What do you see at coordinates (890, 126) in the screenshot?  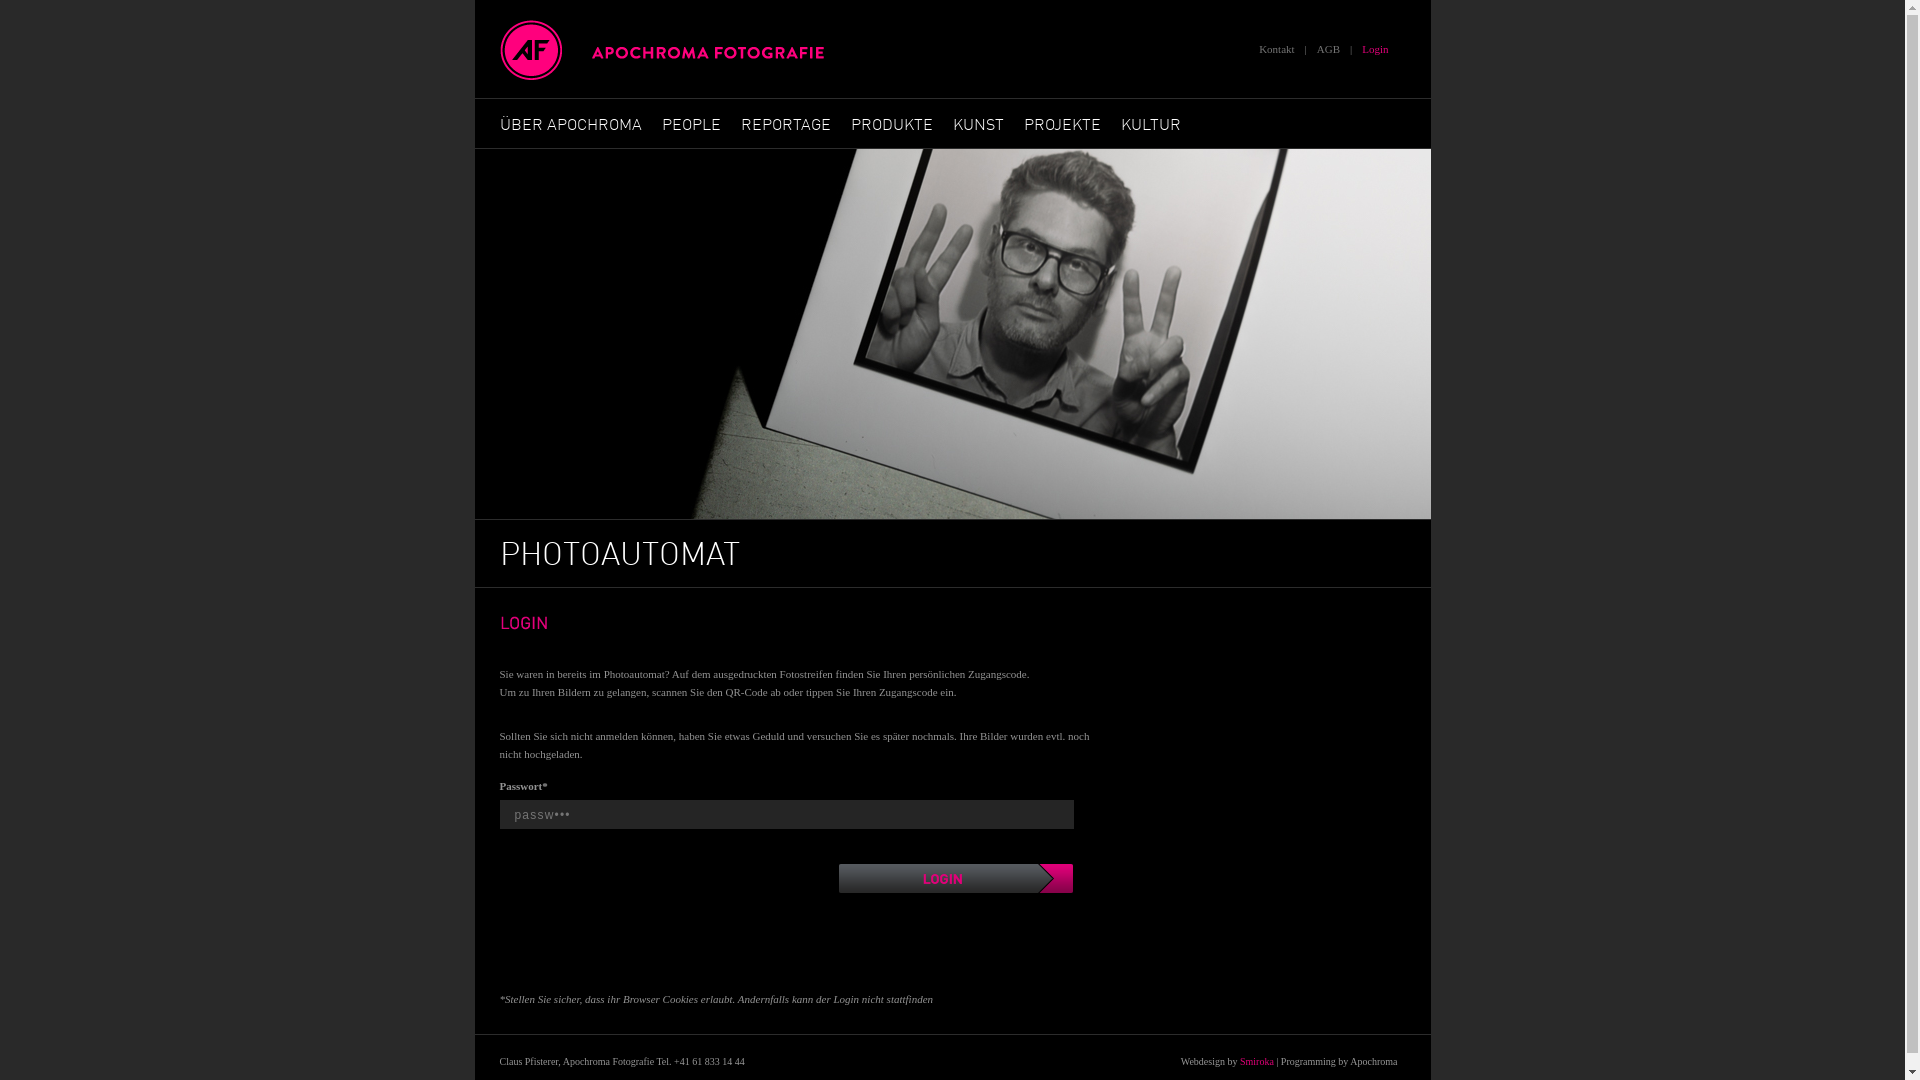 I see `'PRODUKTE'` at bounding box center [890, 126].